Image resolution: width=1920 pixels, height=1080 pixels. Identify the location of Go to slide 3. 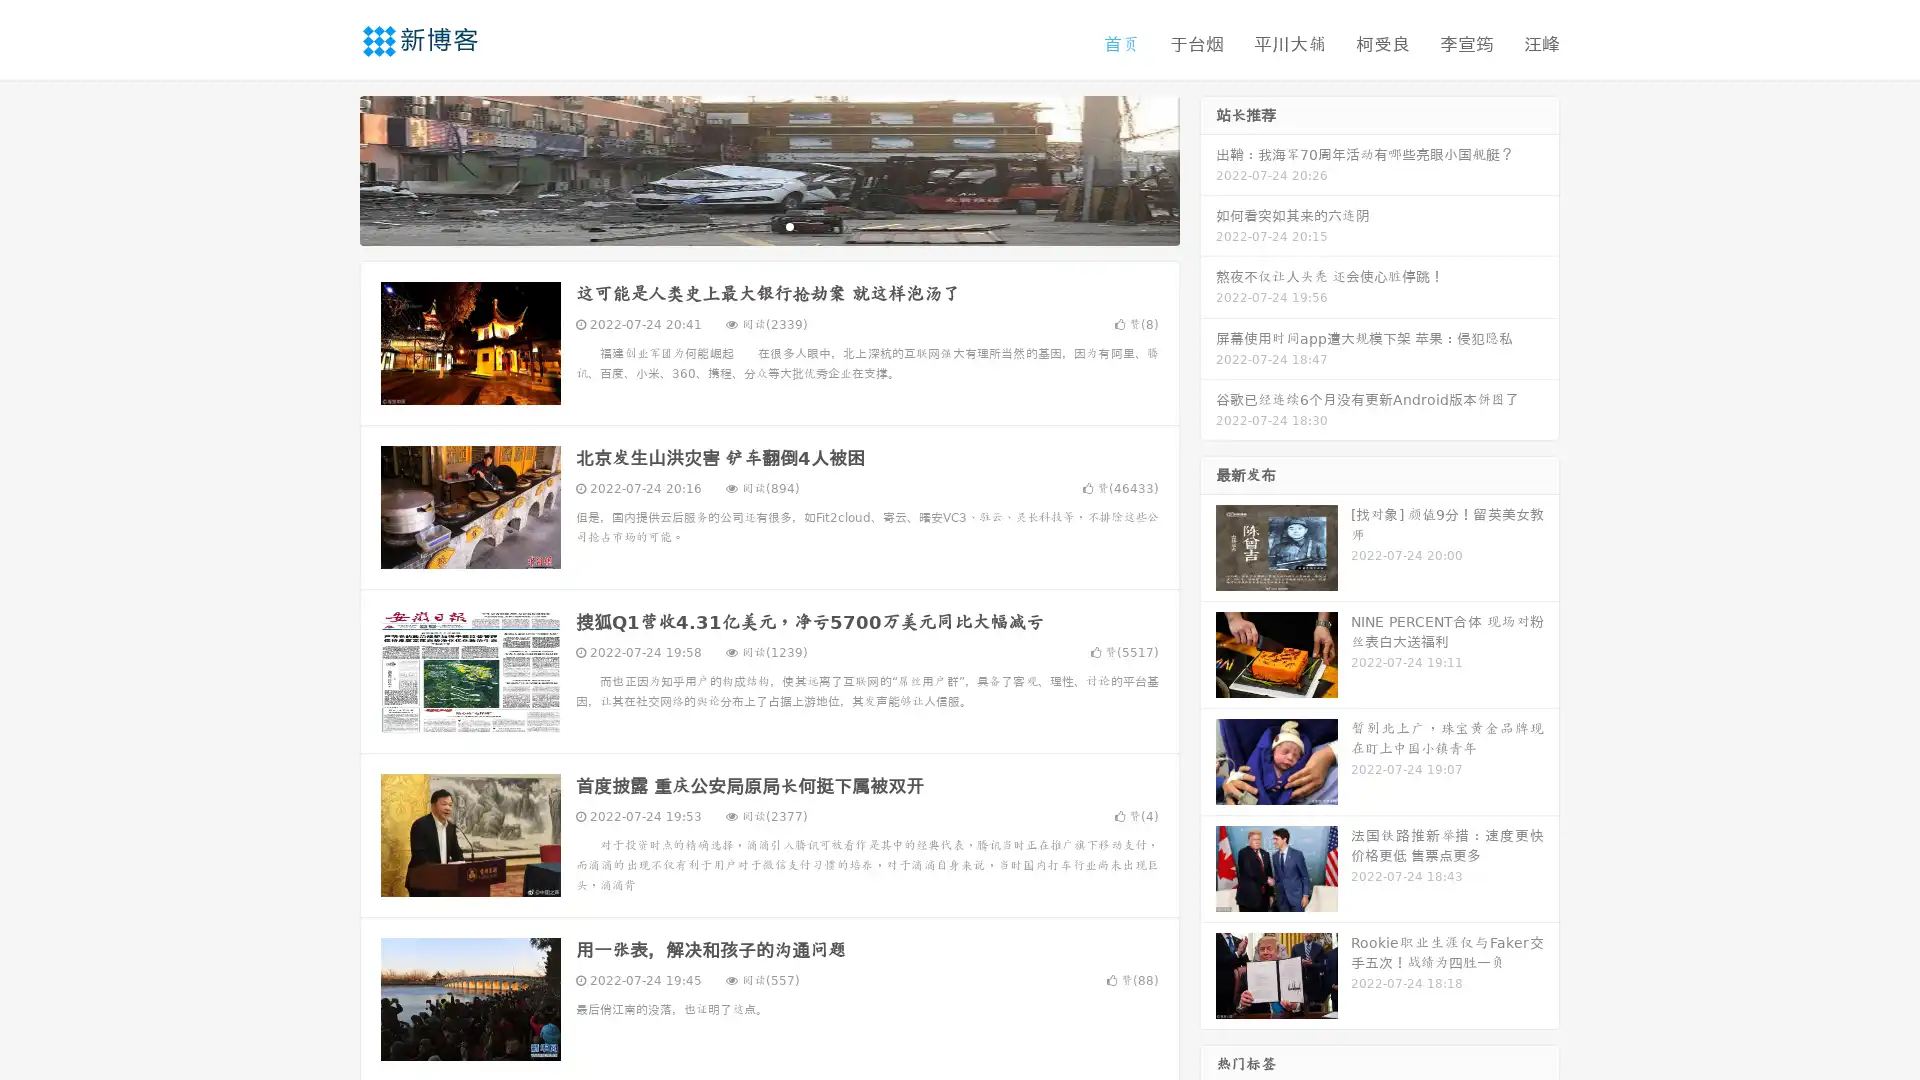
(789, 225).